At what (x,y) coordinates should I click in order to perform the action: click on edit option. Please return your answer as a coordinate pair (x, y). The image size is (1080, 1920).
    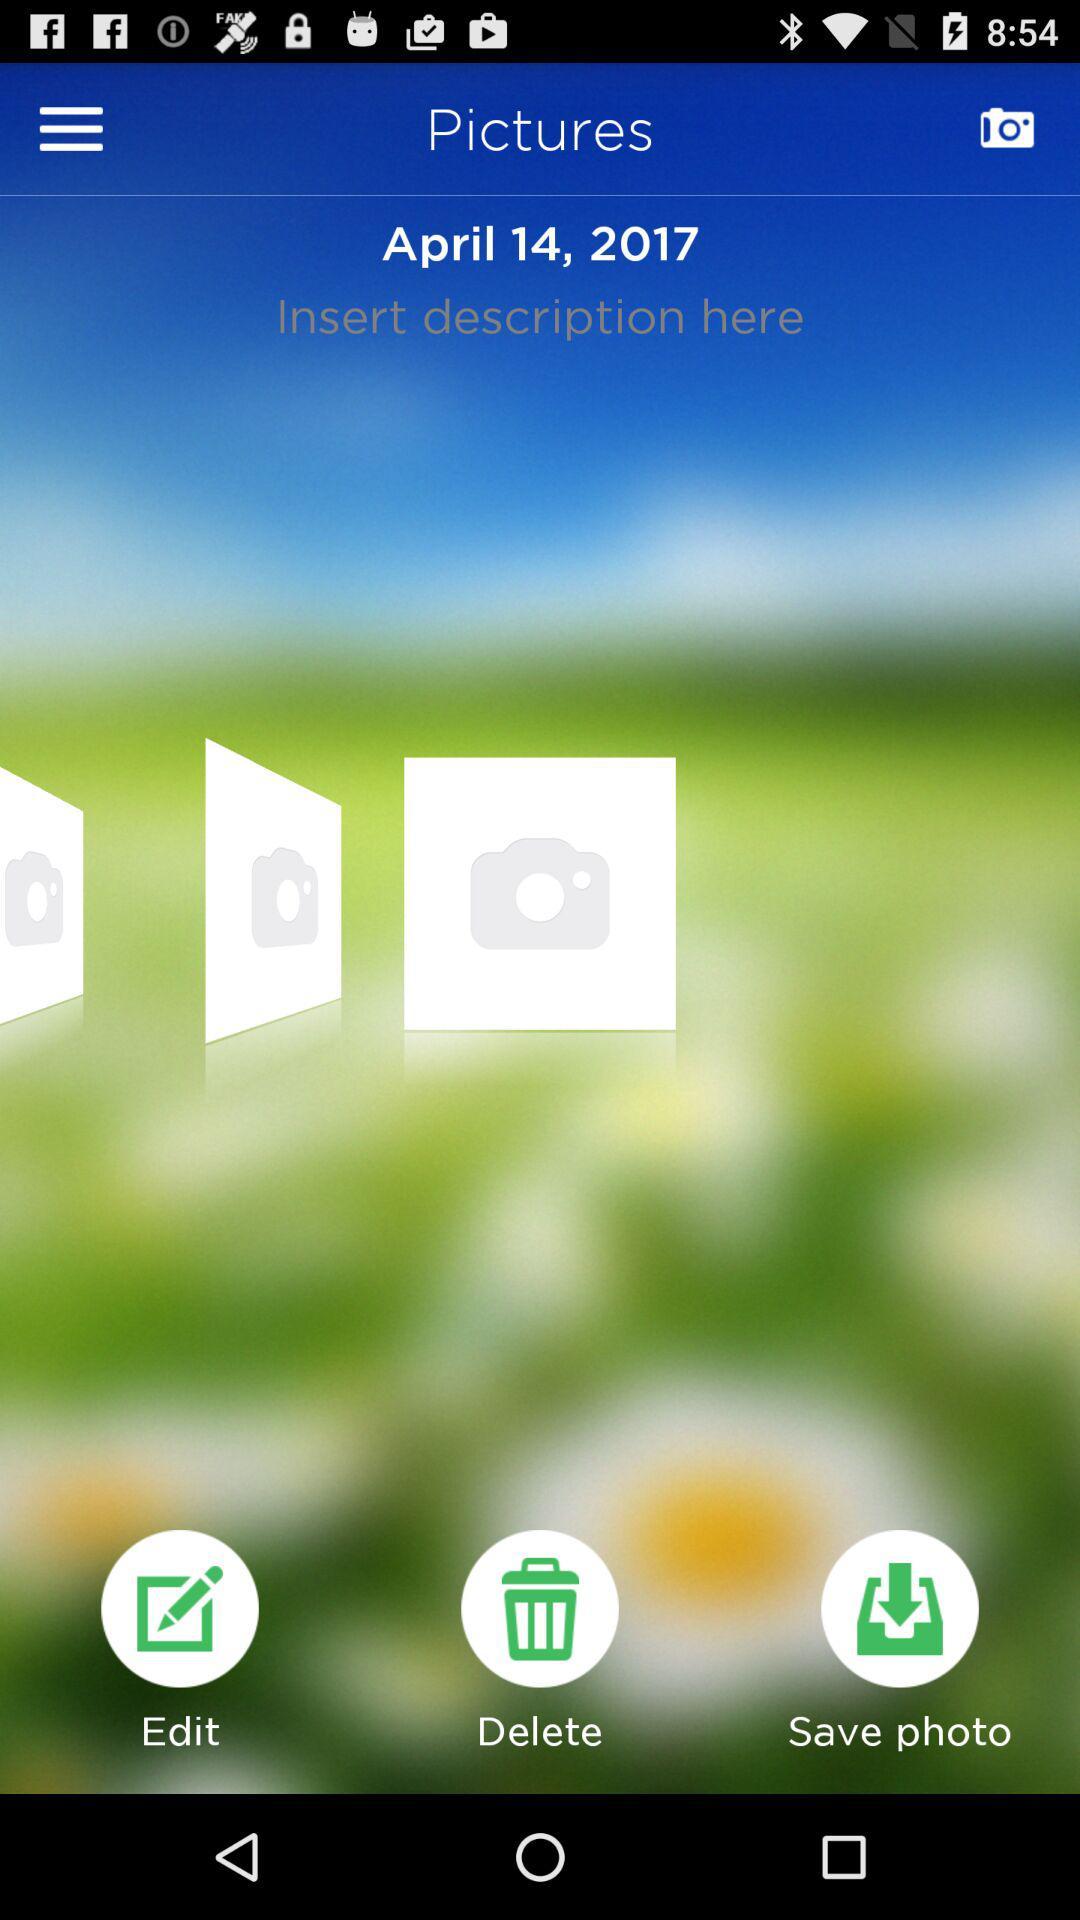
    Looking at the image, I should click on (180, 1608).